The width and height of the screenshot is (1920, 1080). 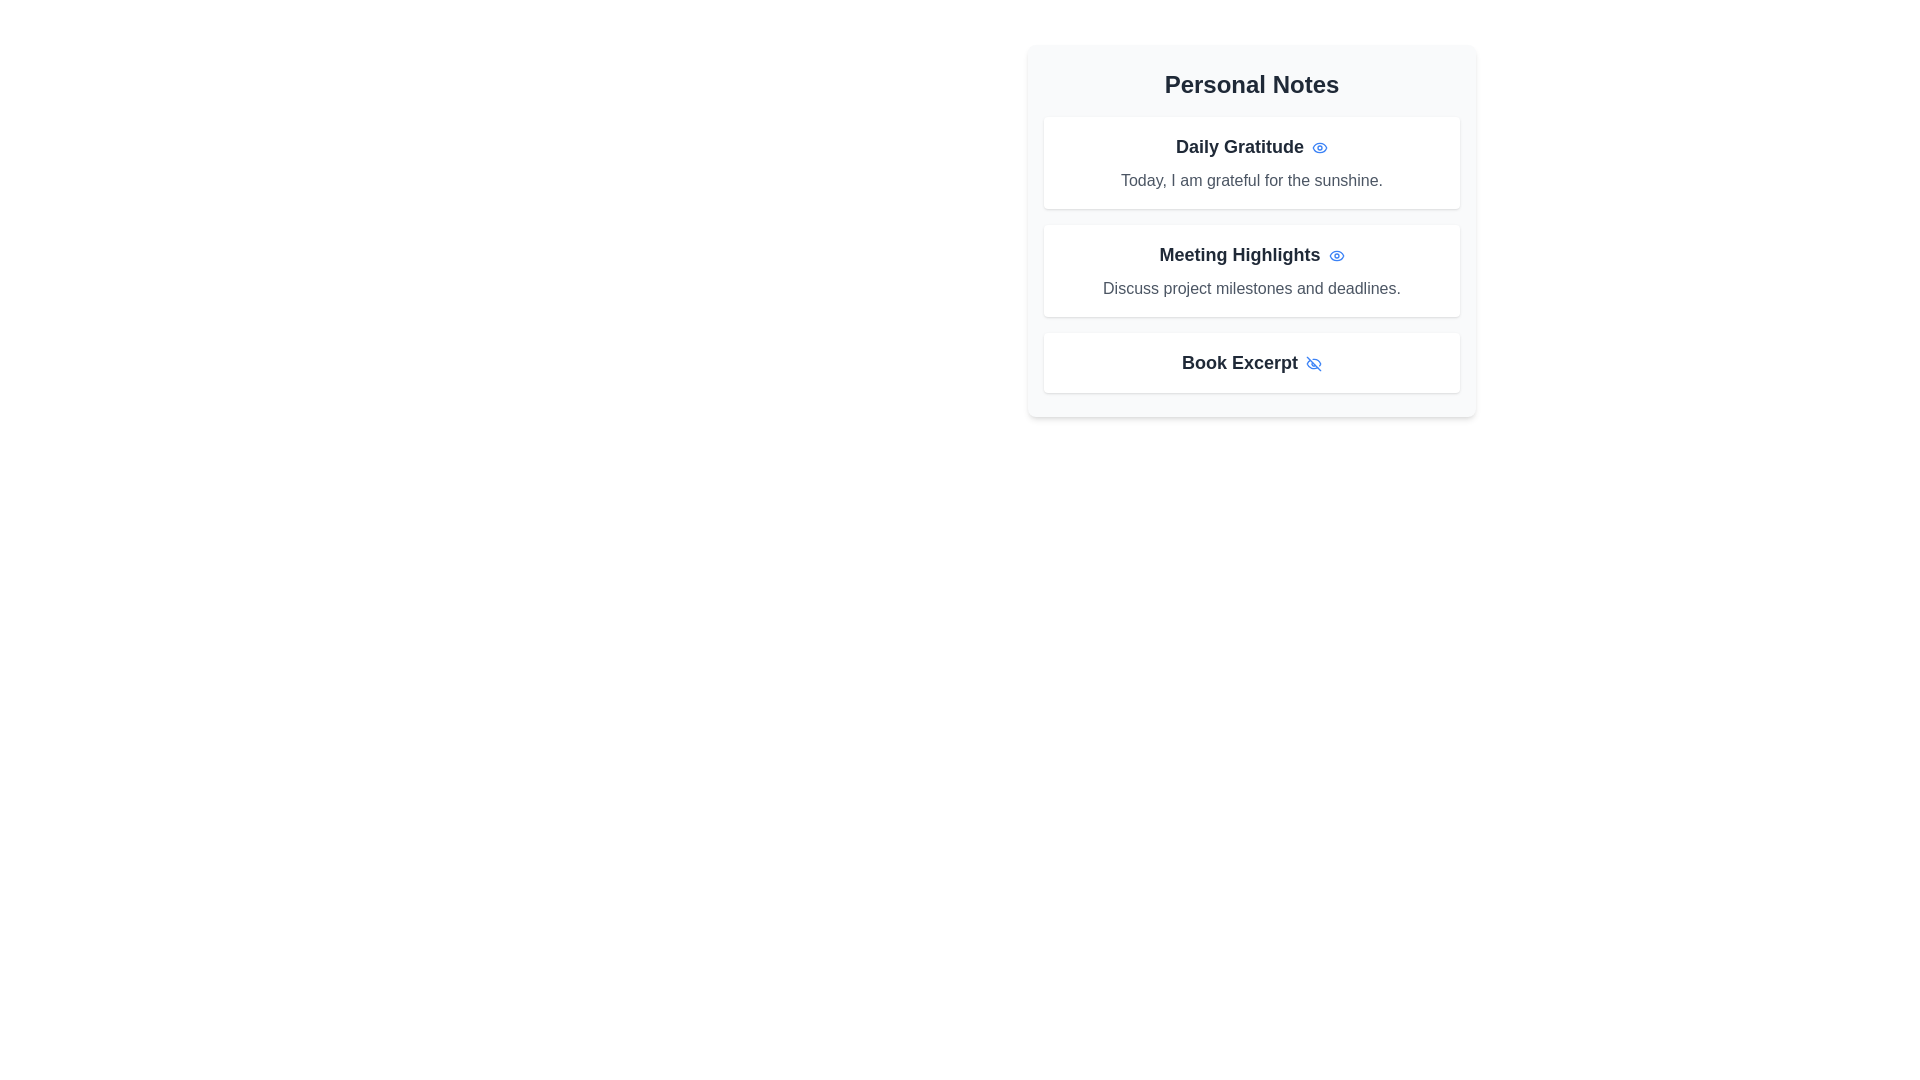 I want to click on the eye icon of the note titled Meeting Highlights to toggle its visibility, so click(x=1335, y=253).